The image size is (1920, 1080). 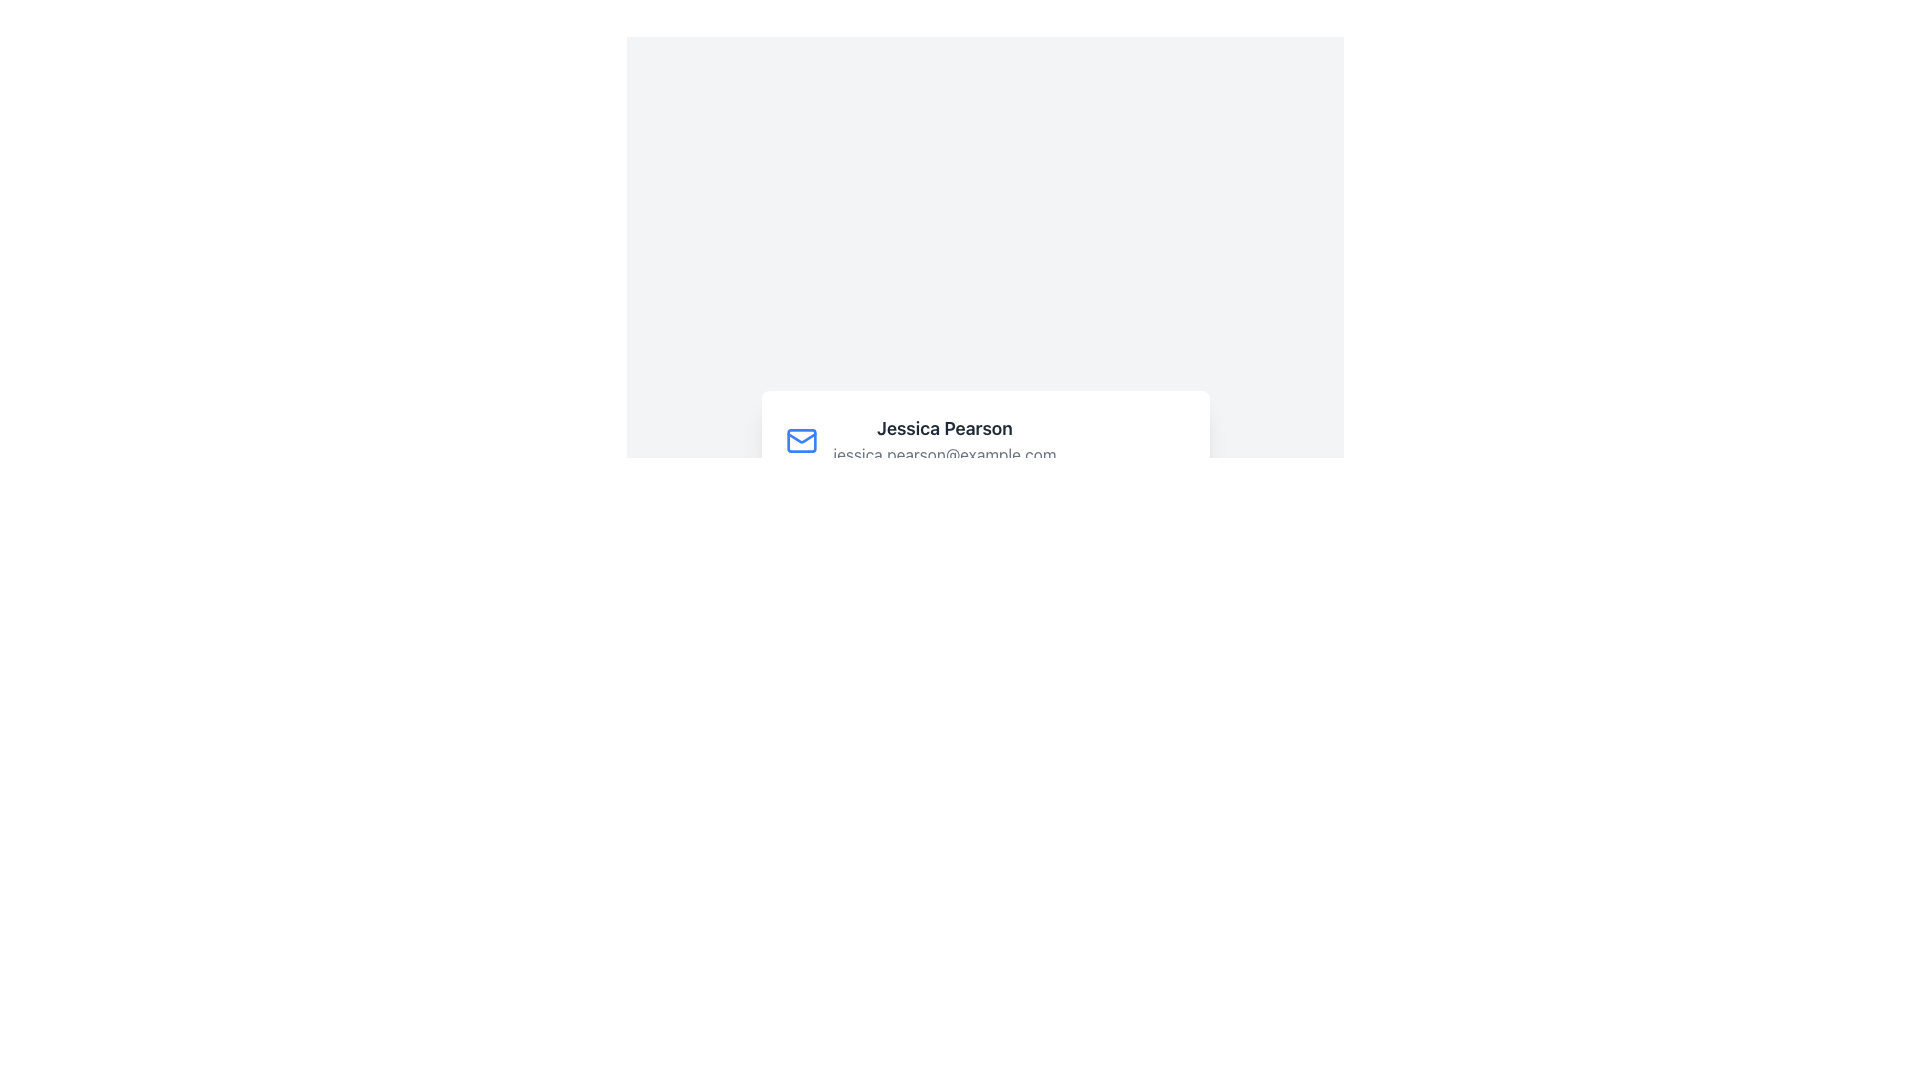 I want to click on the text element displaying 'Jessica Pearson', which is bold and larger in dark gray color, located at the top of a white card-like interface, so click(x=944, y=427).